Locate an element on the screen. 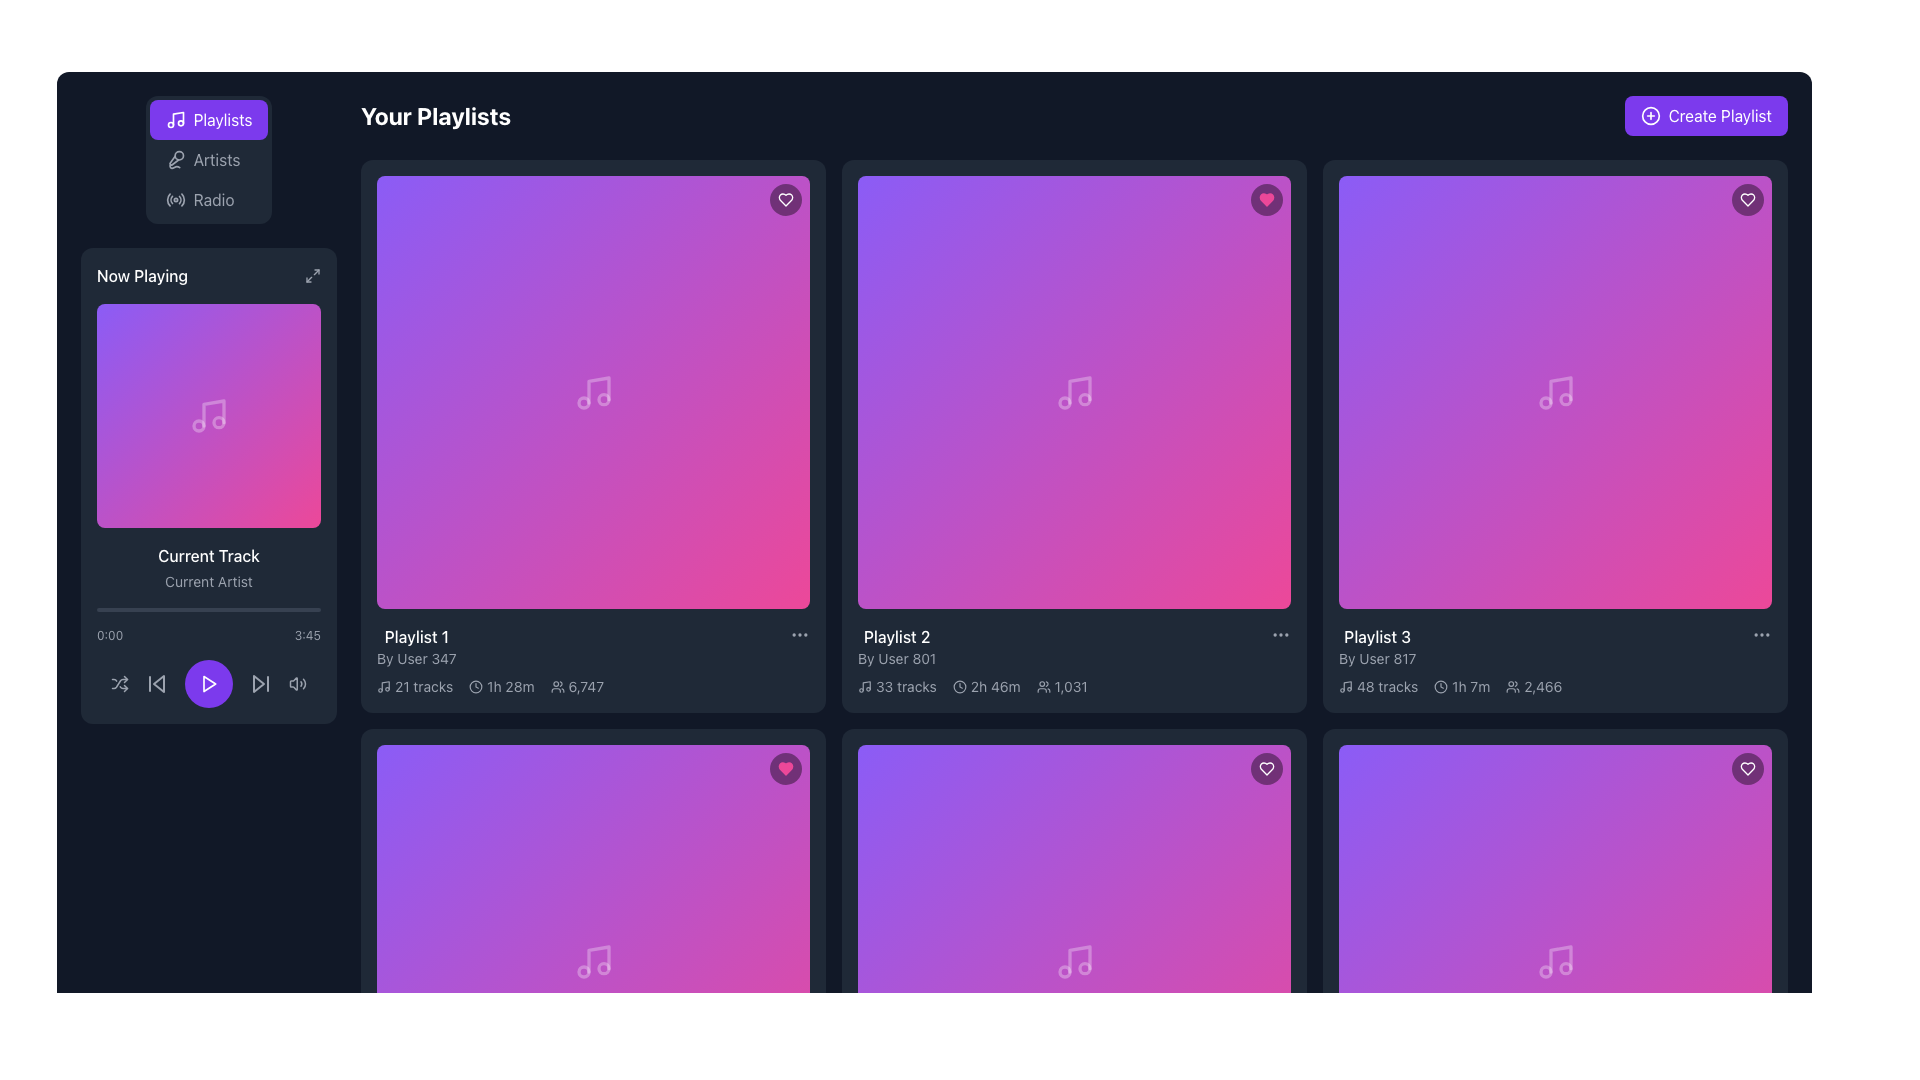 Image resolution: width=1920 pixels, height=1080 pixels. the circular button with a heart icon in white, located at the top-right corner of the playlist card is located at coordinates (1746, 767).